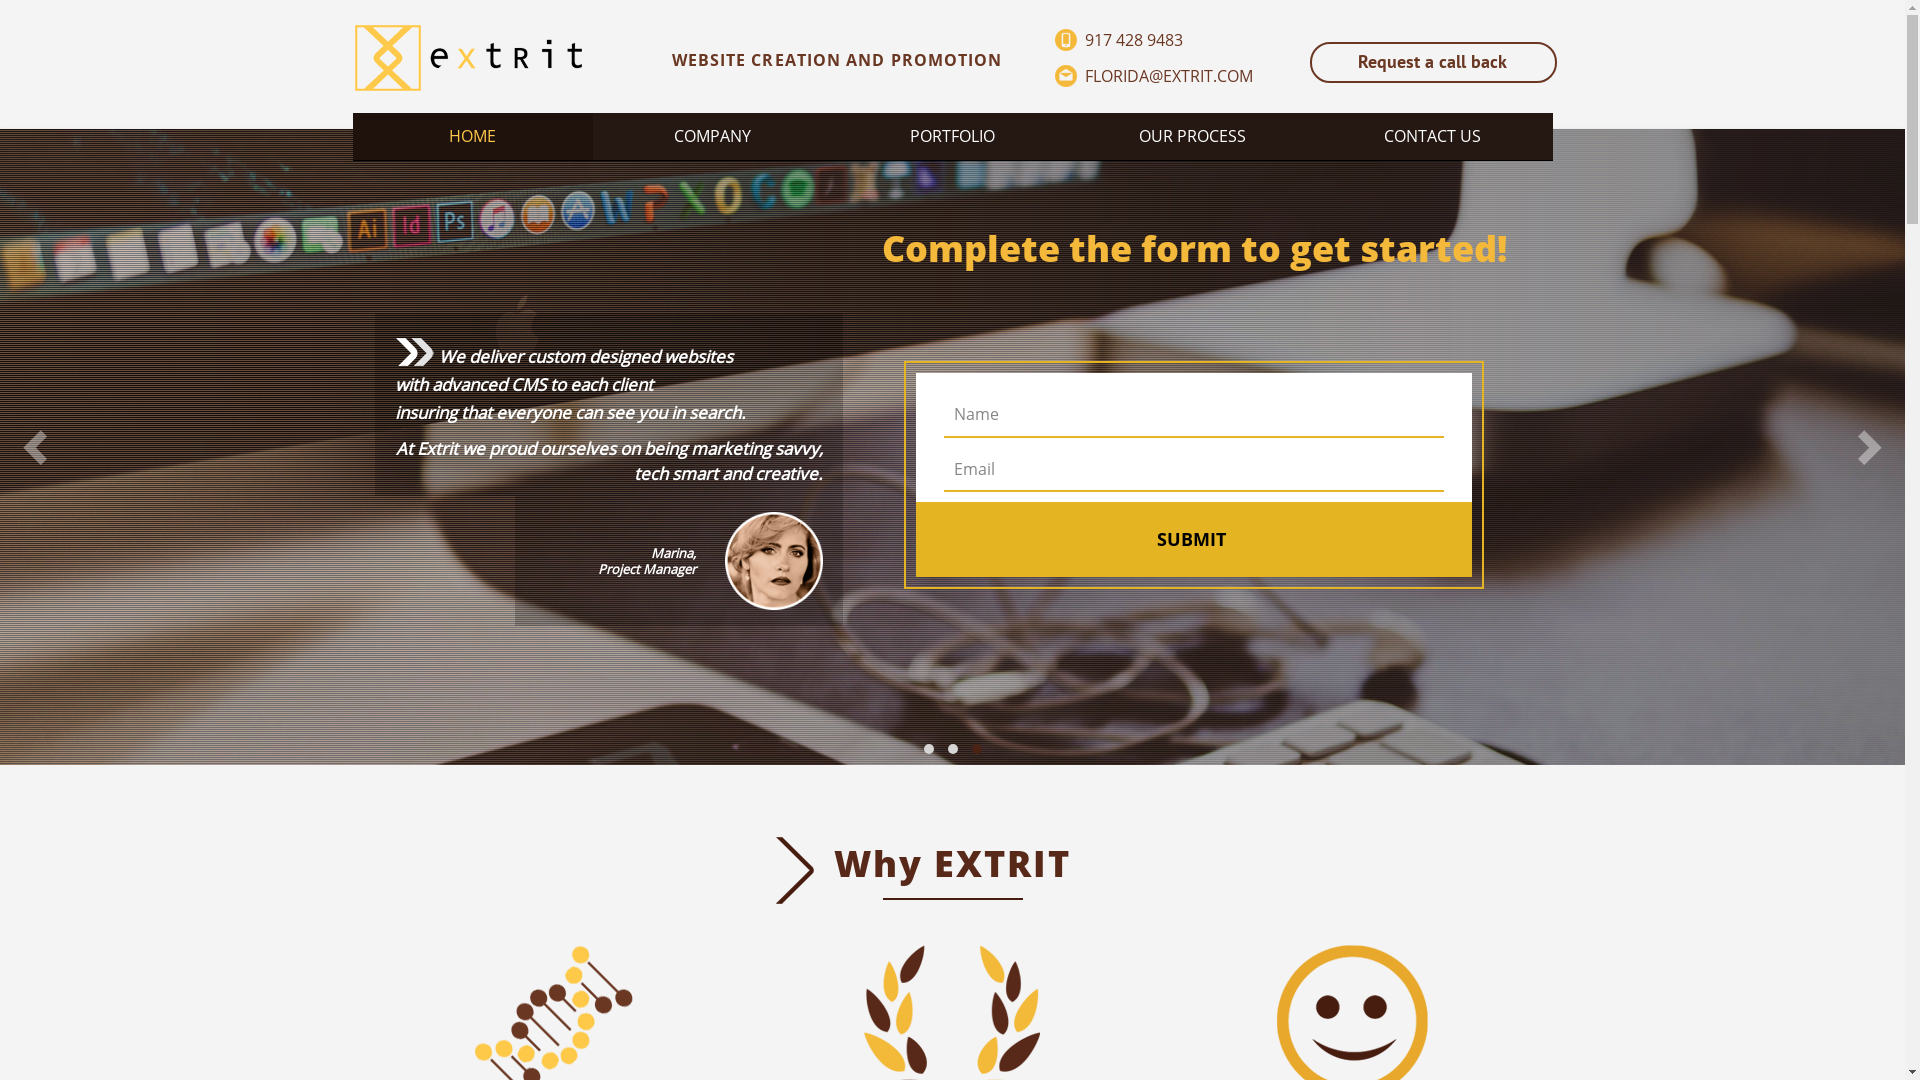  I want to click on 'Request a call back', so click(1432, 61).